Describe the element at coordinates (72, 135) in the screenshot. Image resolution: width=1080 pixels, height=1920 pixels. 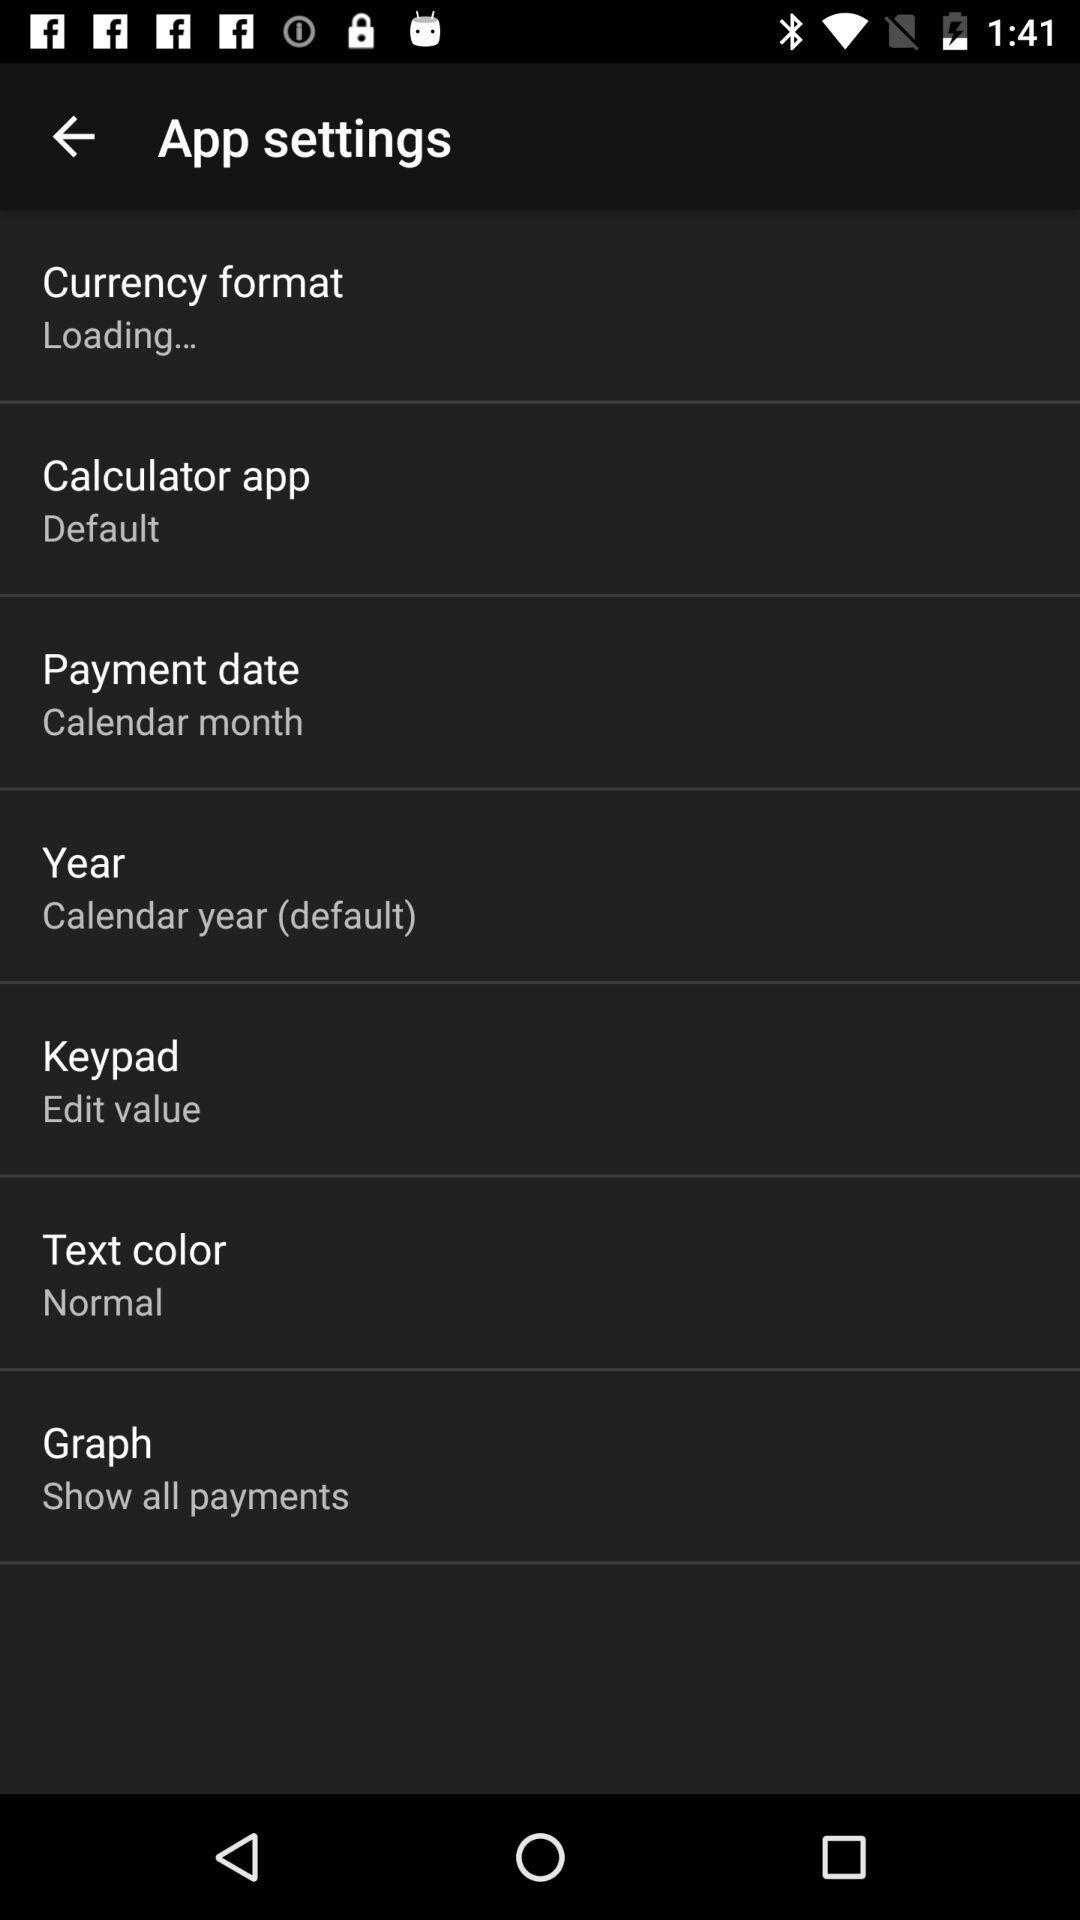
I see `the app next to app settings` at that location.